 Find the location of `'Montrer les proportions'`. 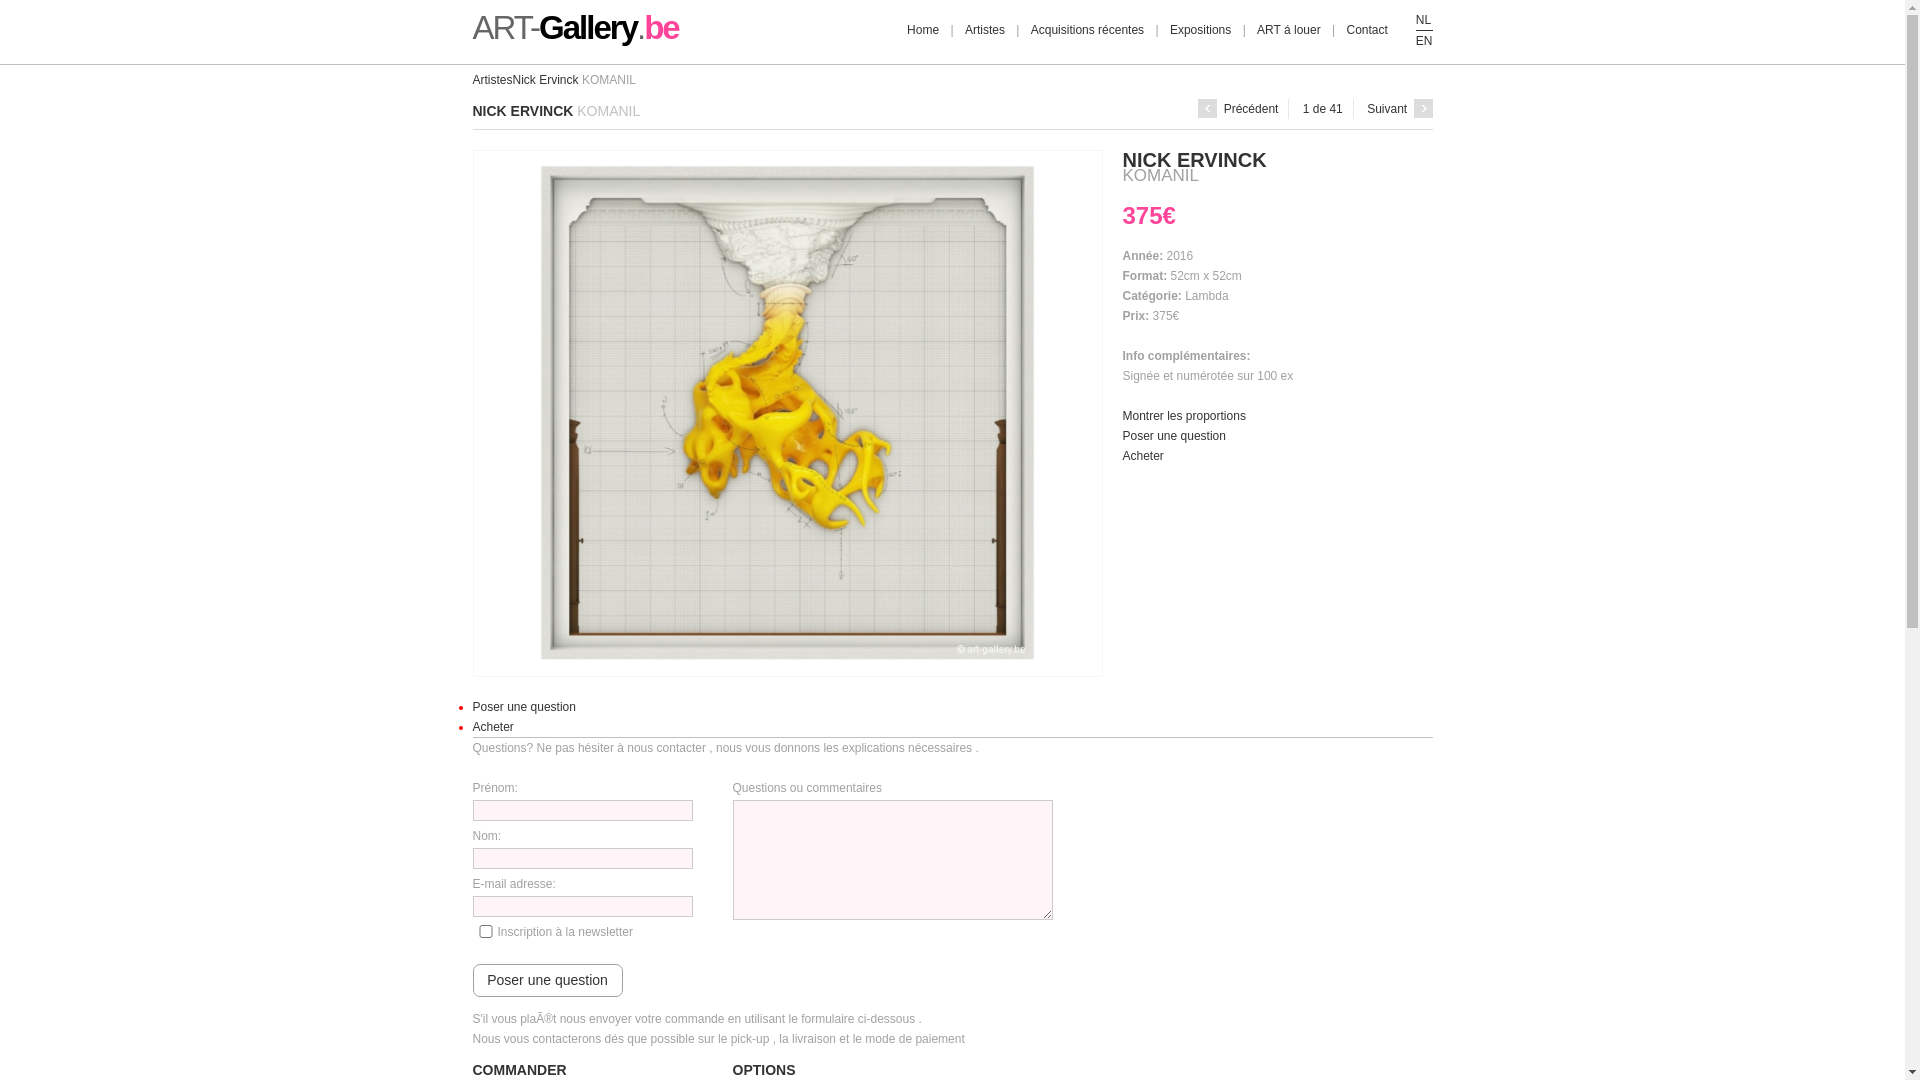

'Montrer les proportions' is located at coordinates (1183, 415).